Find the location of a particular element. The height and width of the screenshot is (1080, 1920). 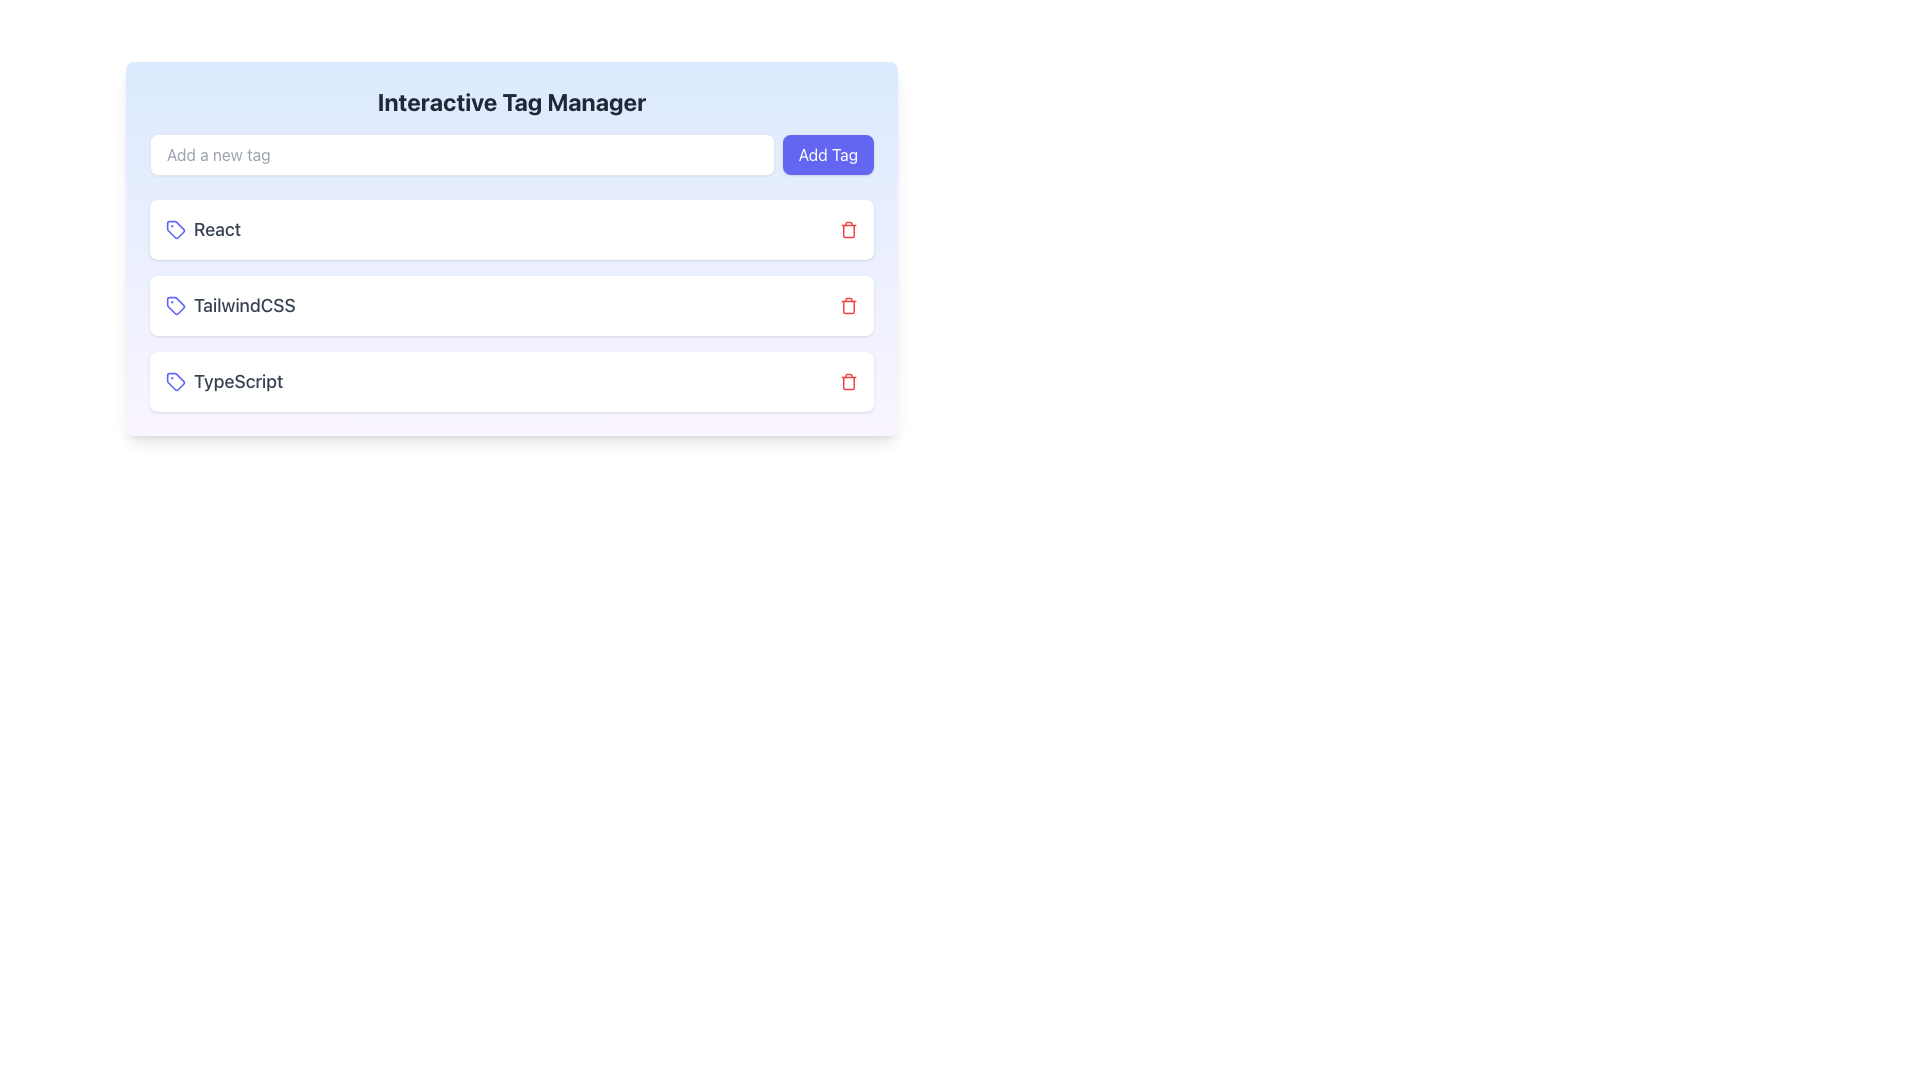

the icon button located on the far right of the 'TailwindCSS' tag entry to trigger interactivity cues is located at coordinates (849, 305).